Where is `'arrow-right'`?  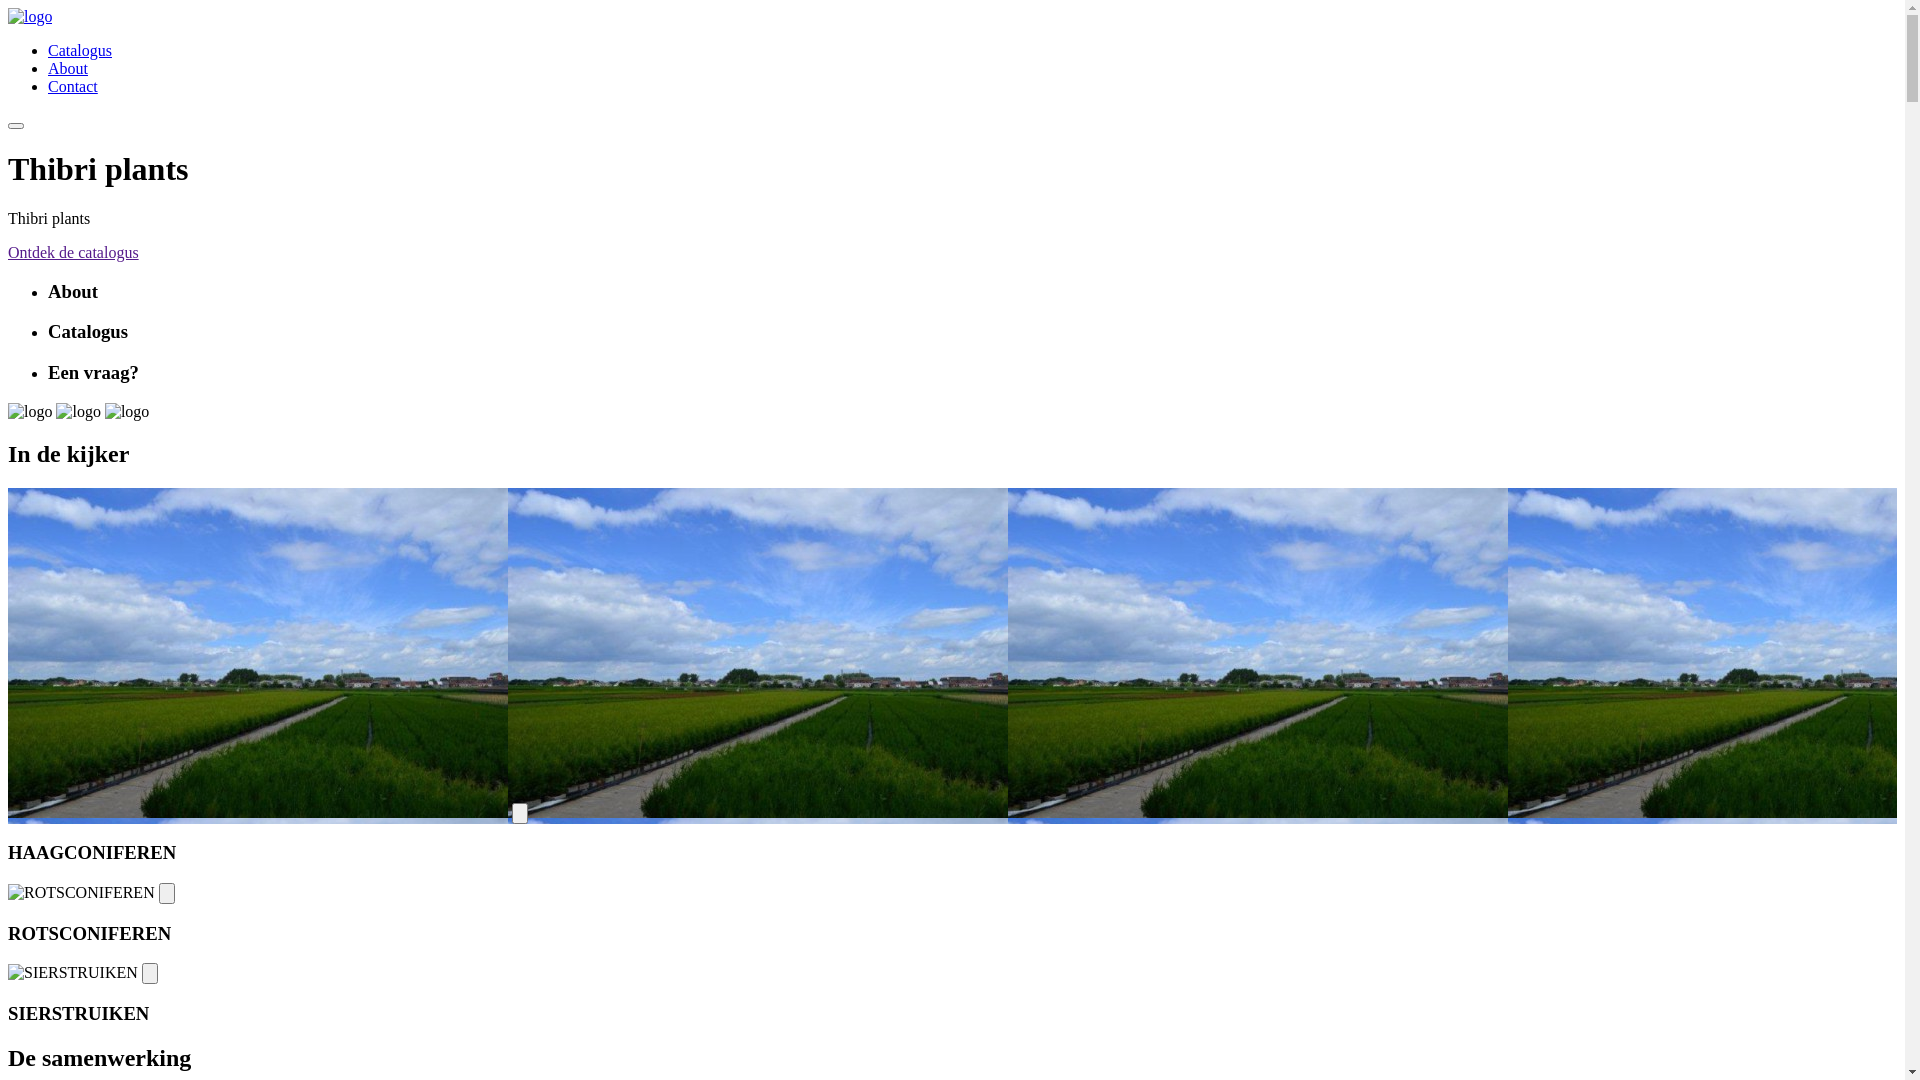
'arrow-right' is located at coordinates (167, 892).